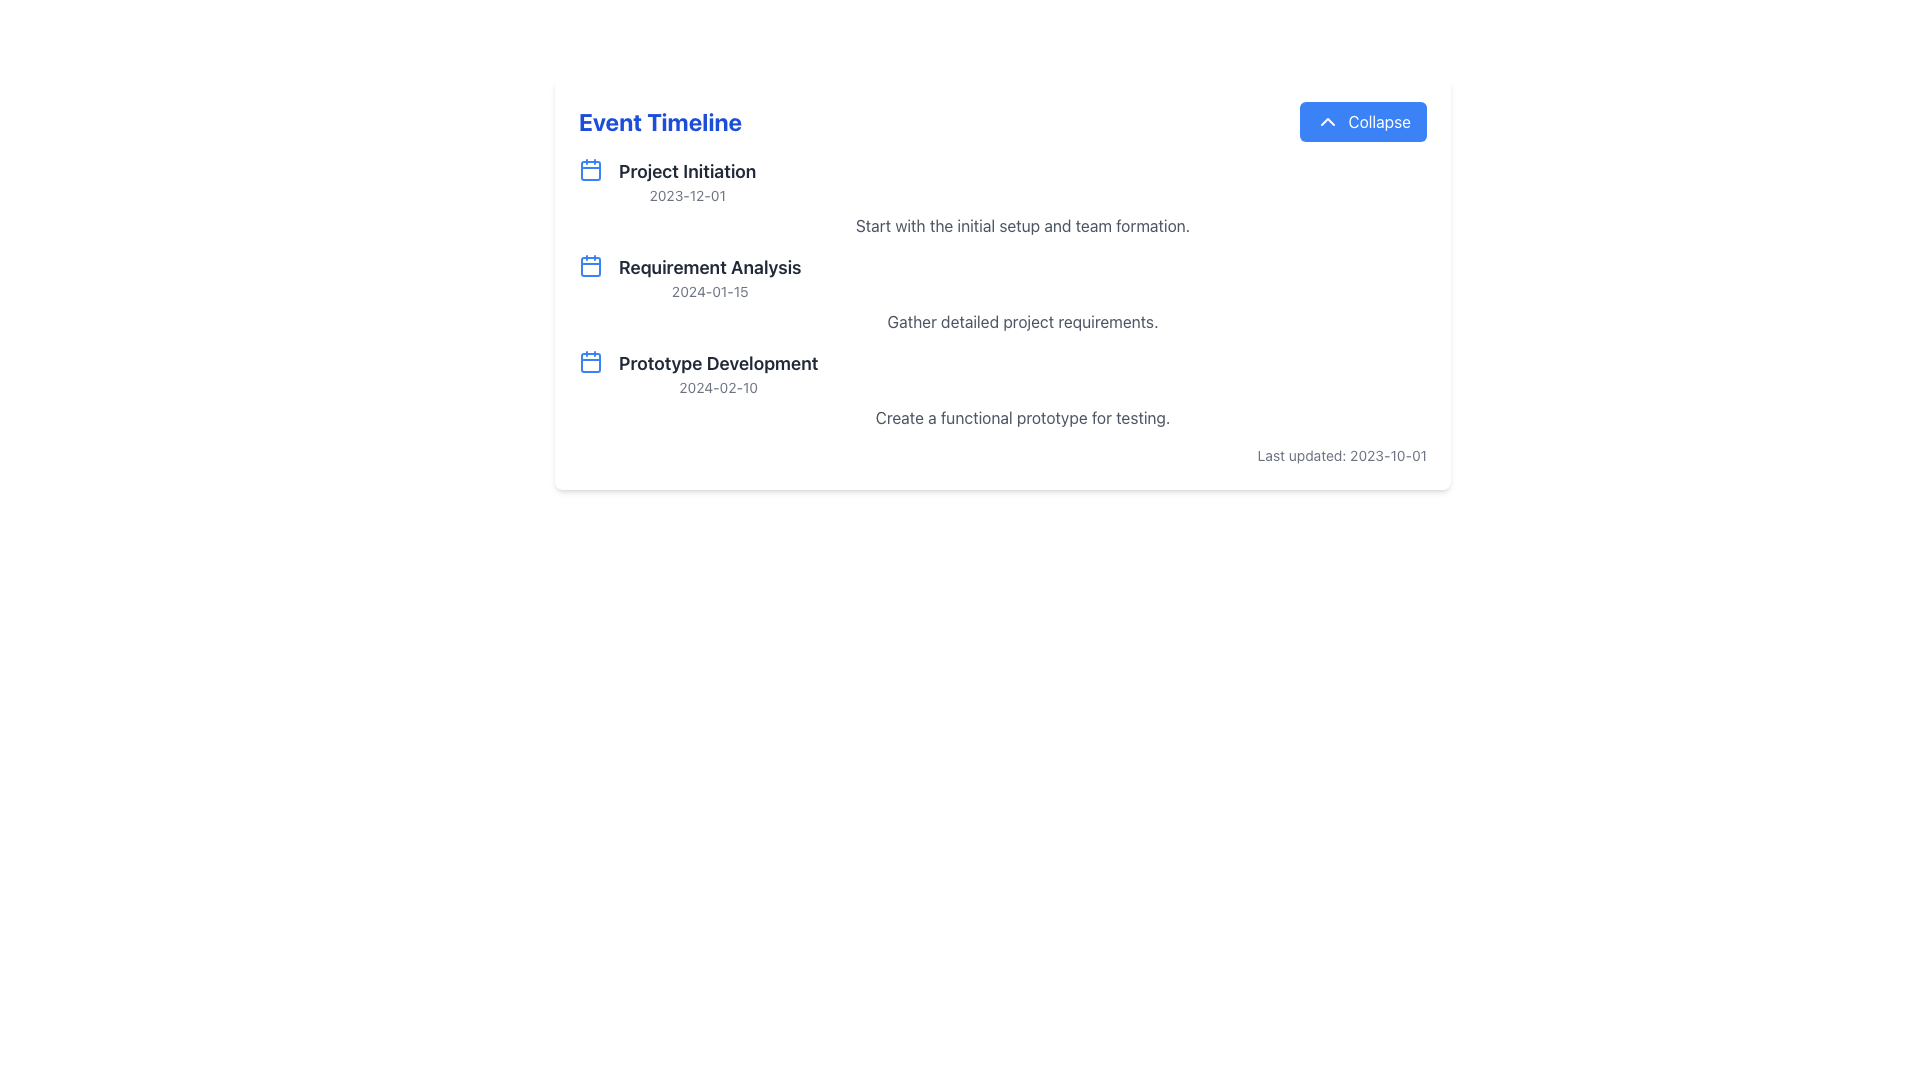 The width and height of the screenshot is (1920, 1080). What do you see at coordinates (710, 277) in the screenshot?
I see `the milestone event display element located in the second position of a vertically arranged list, which includes a title and subtitle indicating the event name and scheduled date` at bounding box center [710, 277].